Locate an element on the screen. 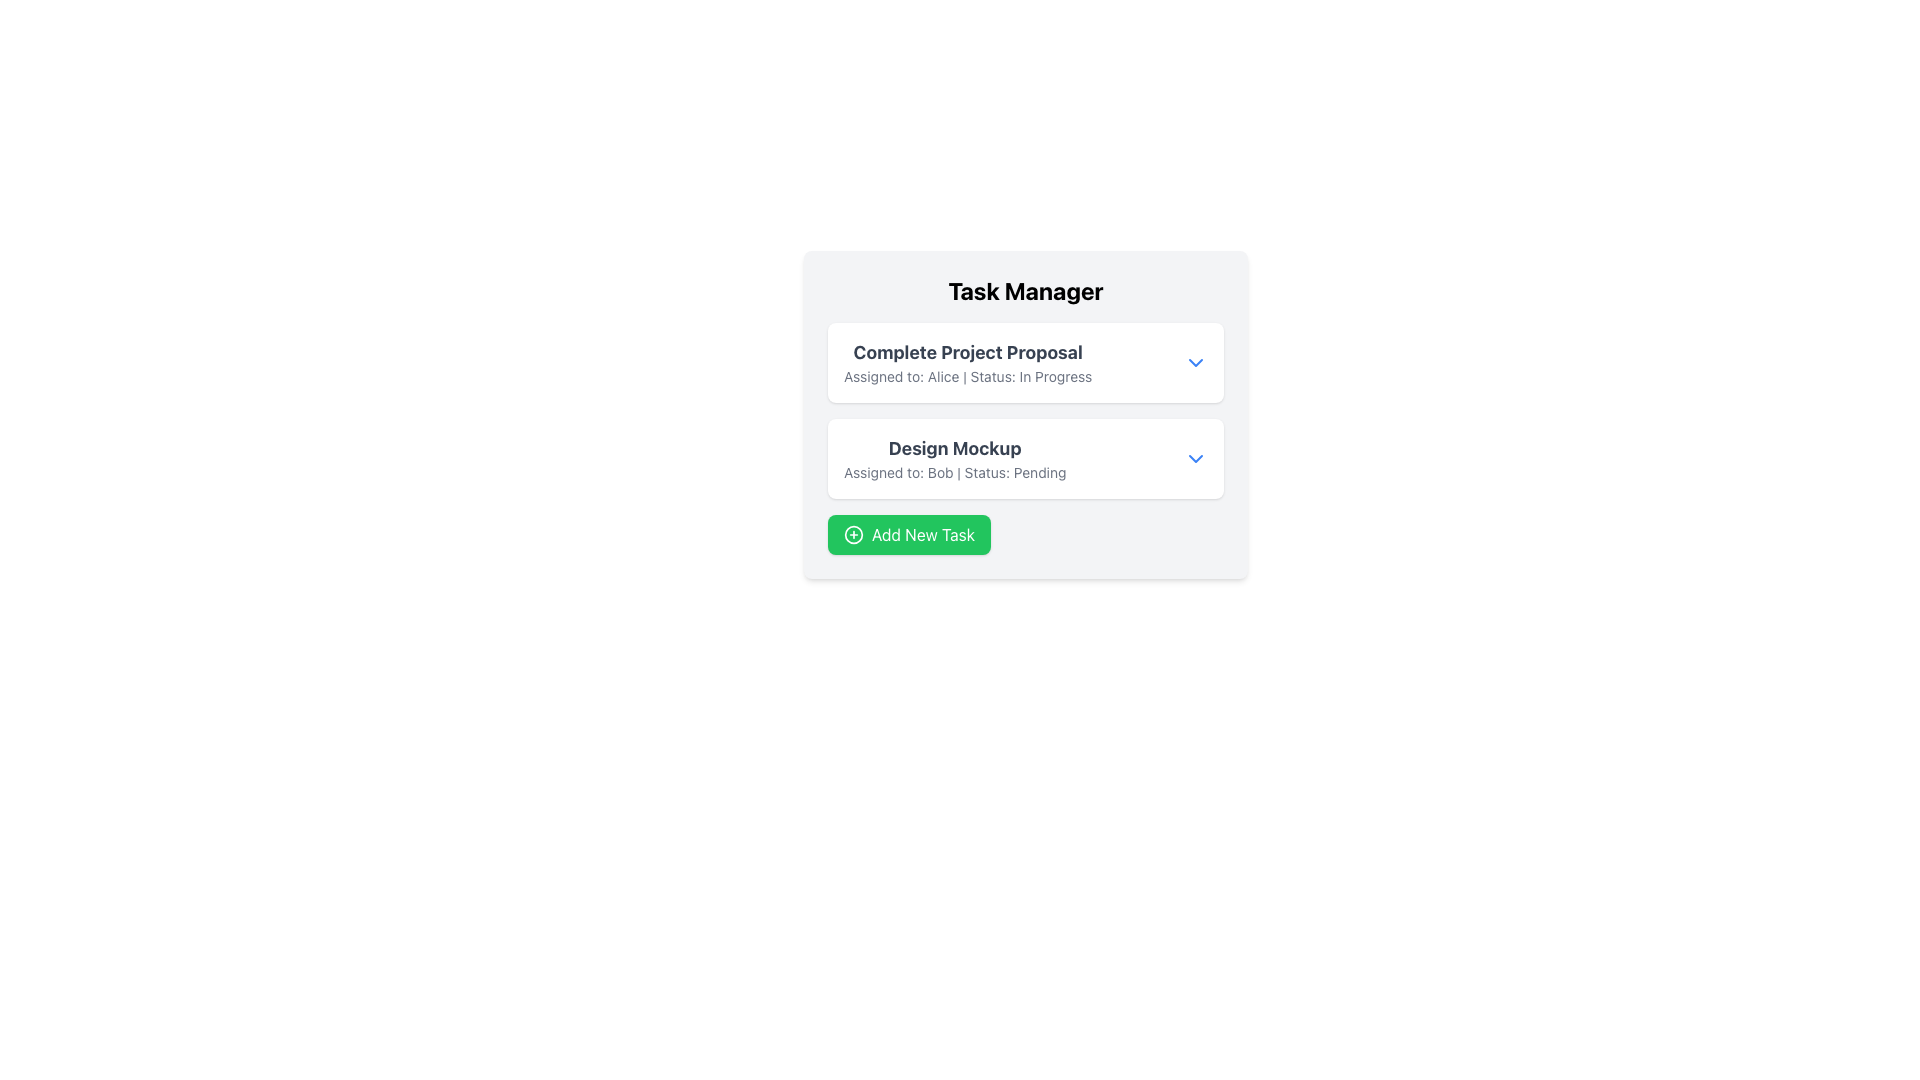  the first task summary card in the 'Task Manager' is located at coordinates (1026, 362).